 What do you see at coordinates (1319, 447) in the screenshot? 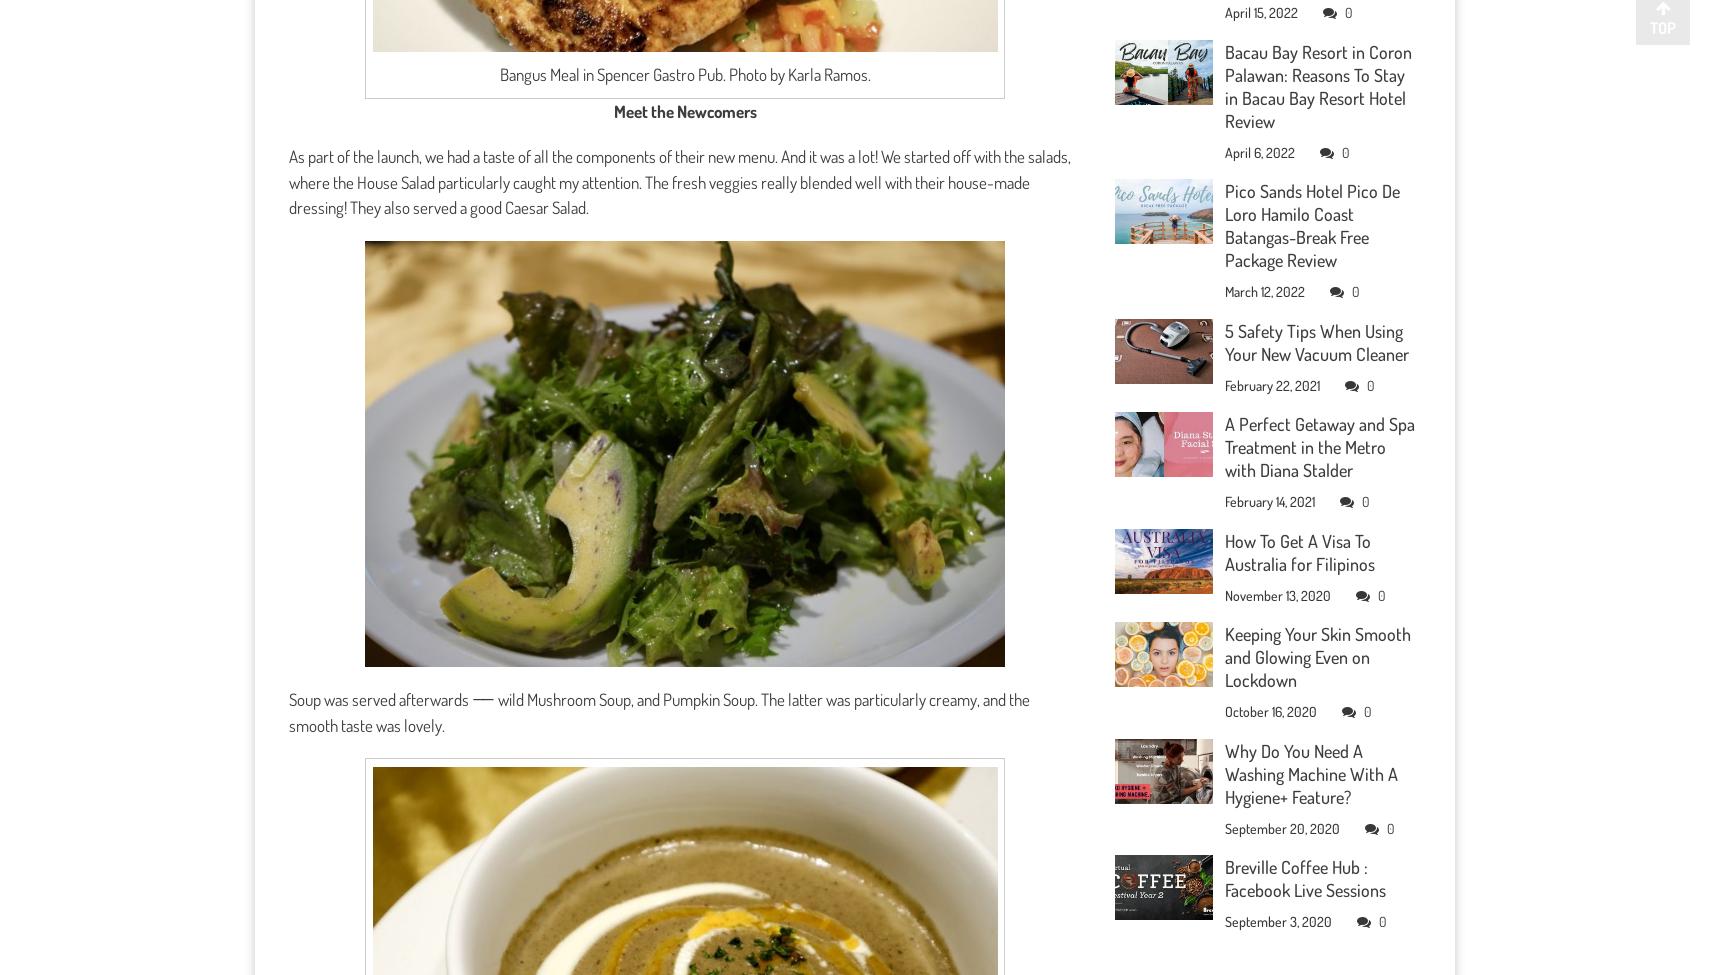
I see `'A Perfect Getaway and Spa Treatment in the Metro with Diana Stalder'` at bounding box center [1319, 447].